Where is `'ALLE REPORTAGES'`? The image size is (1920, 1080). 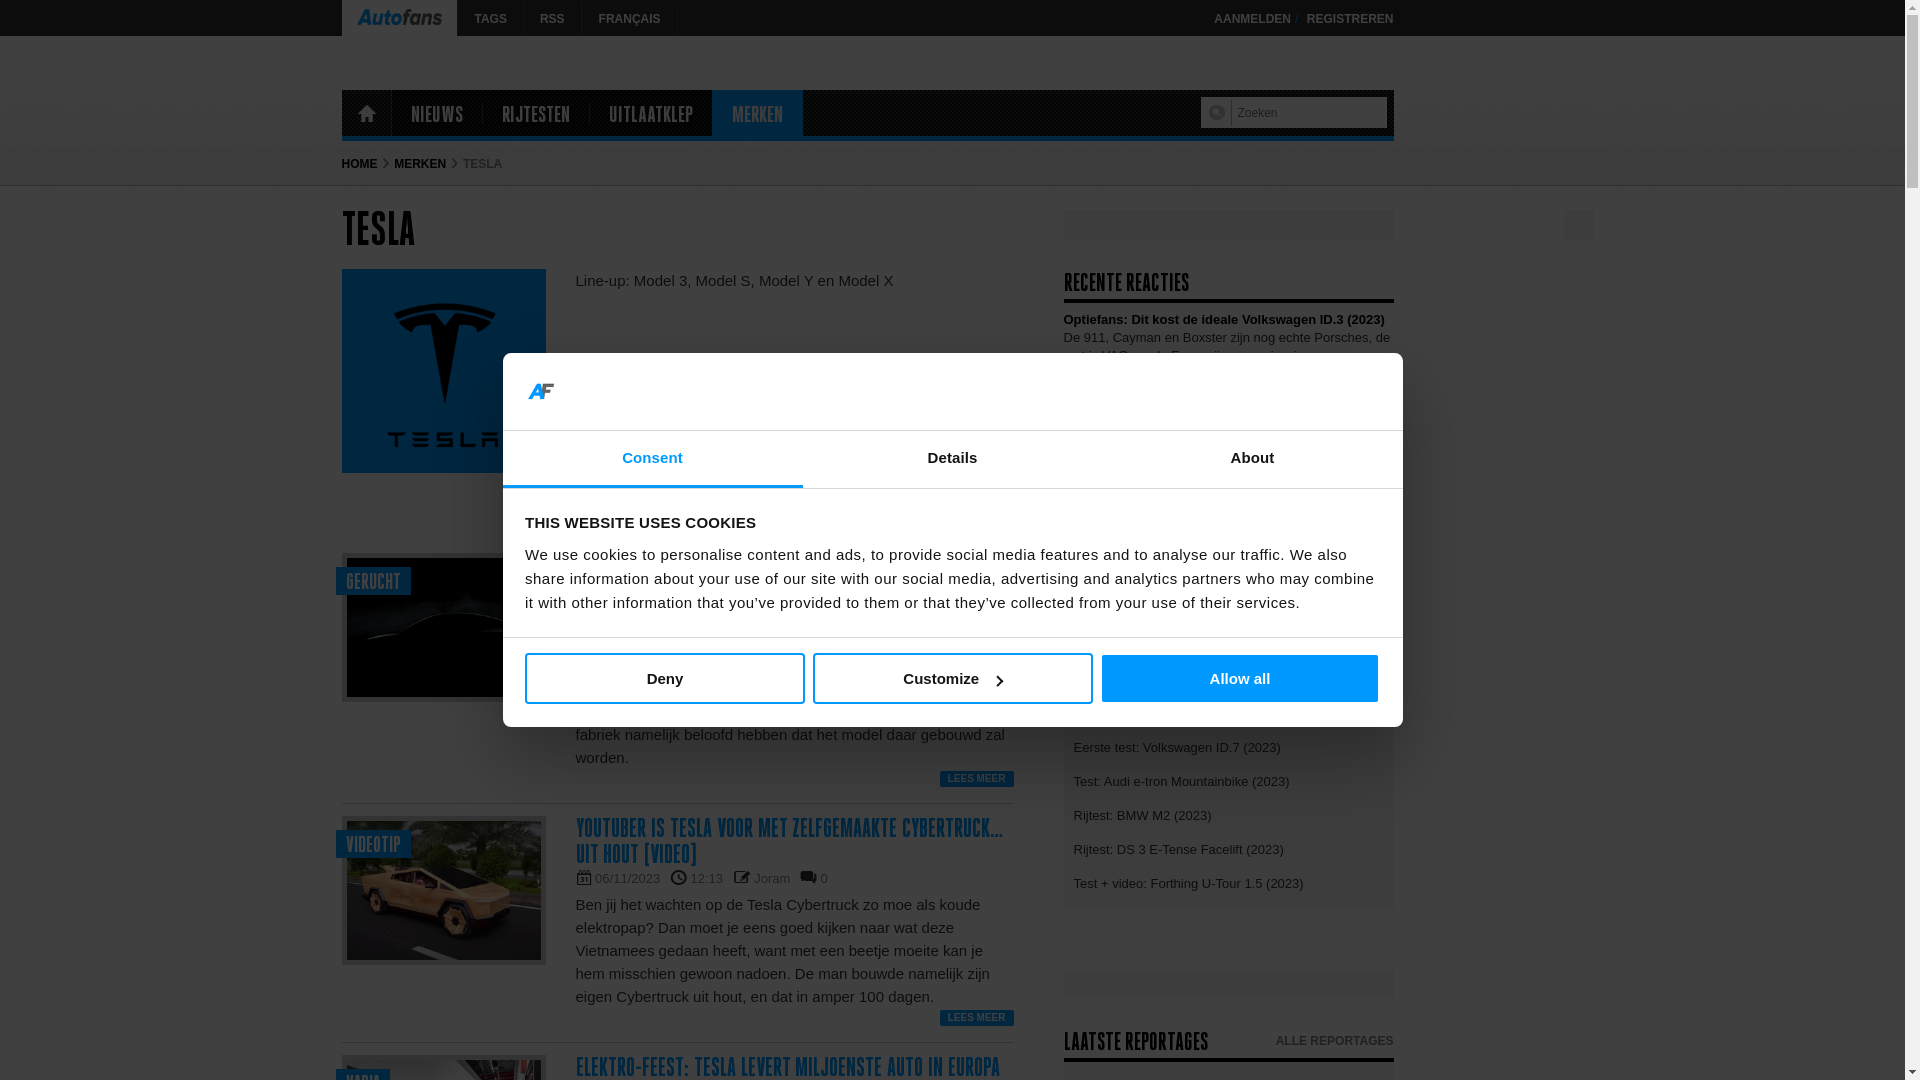 'ALLE REPORTAGES' is located at coordinates (1334, 1040).